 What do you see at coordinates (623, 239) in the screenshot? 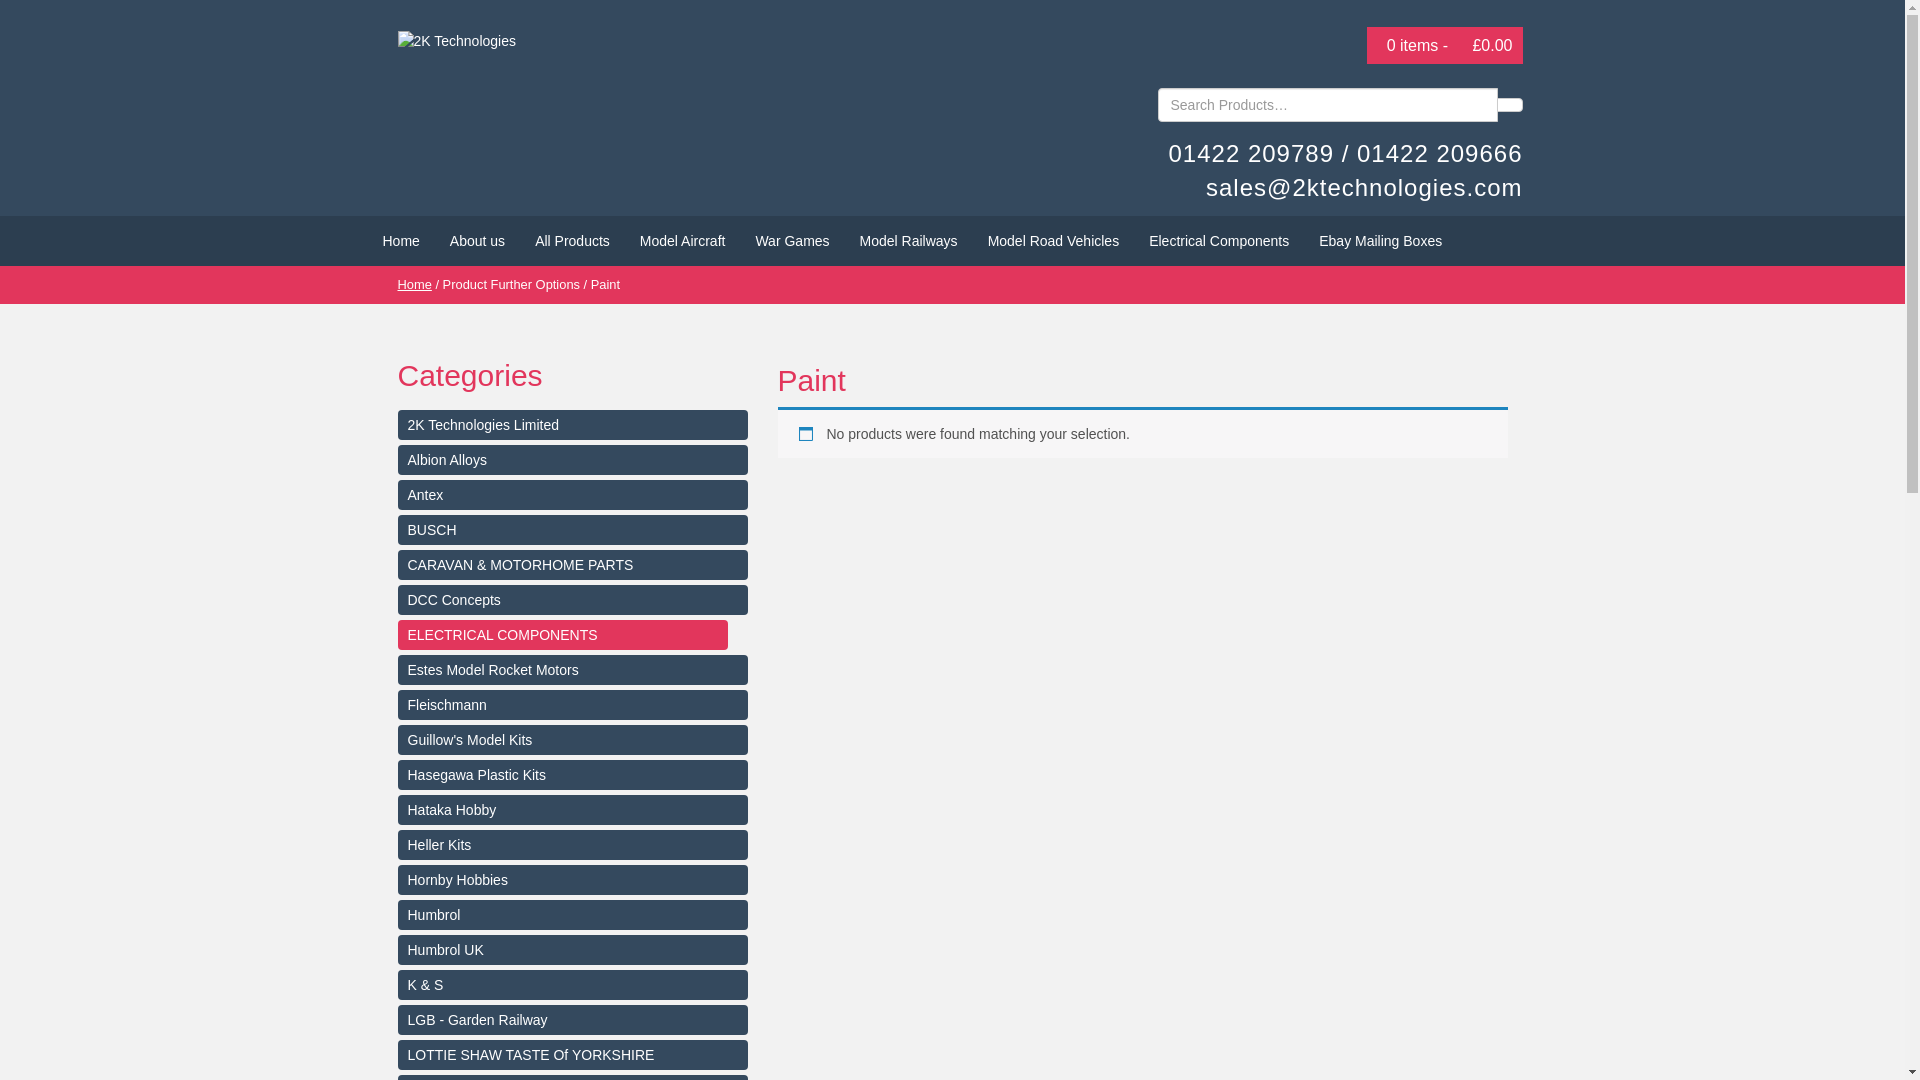
I see `'Model Aircraft'` at bounding box center [623, 239].